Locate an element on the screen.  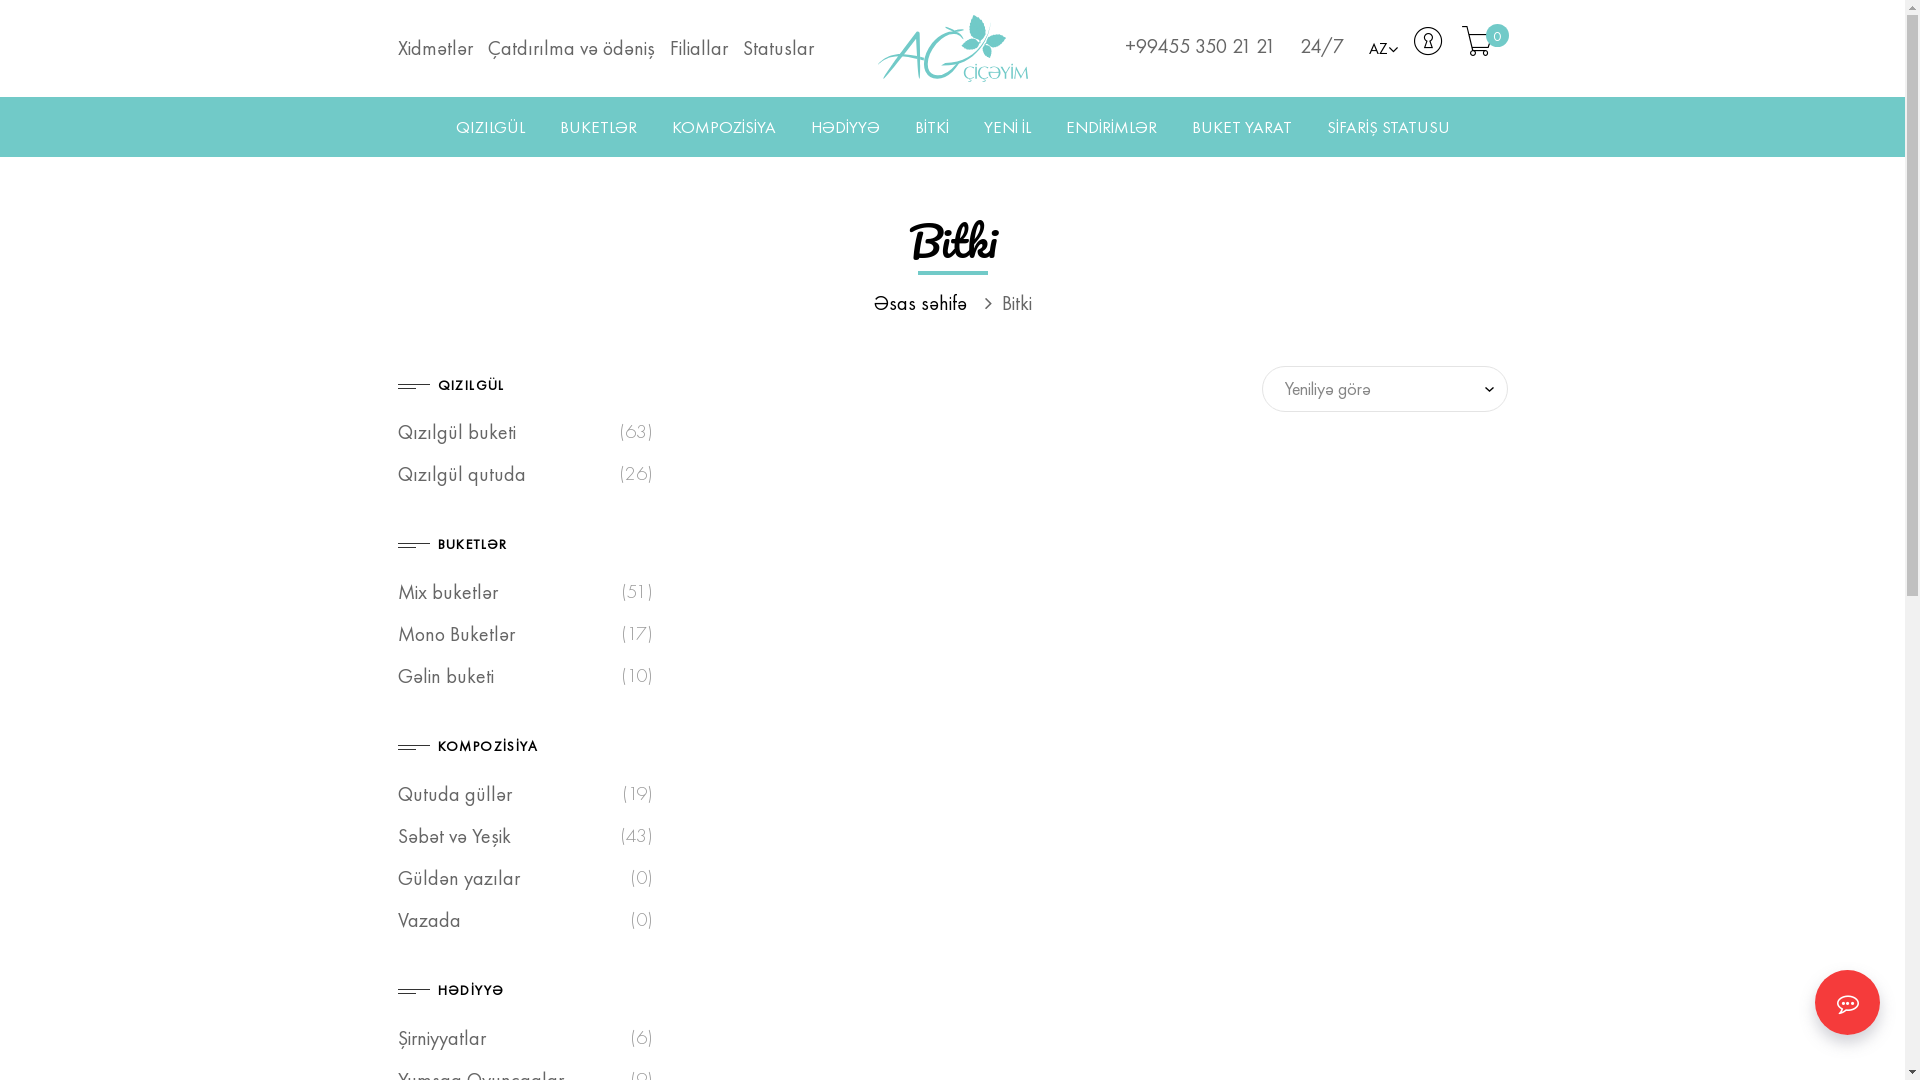
'Filiallar' is located at coordinates (706, 46).